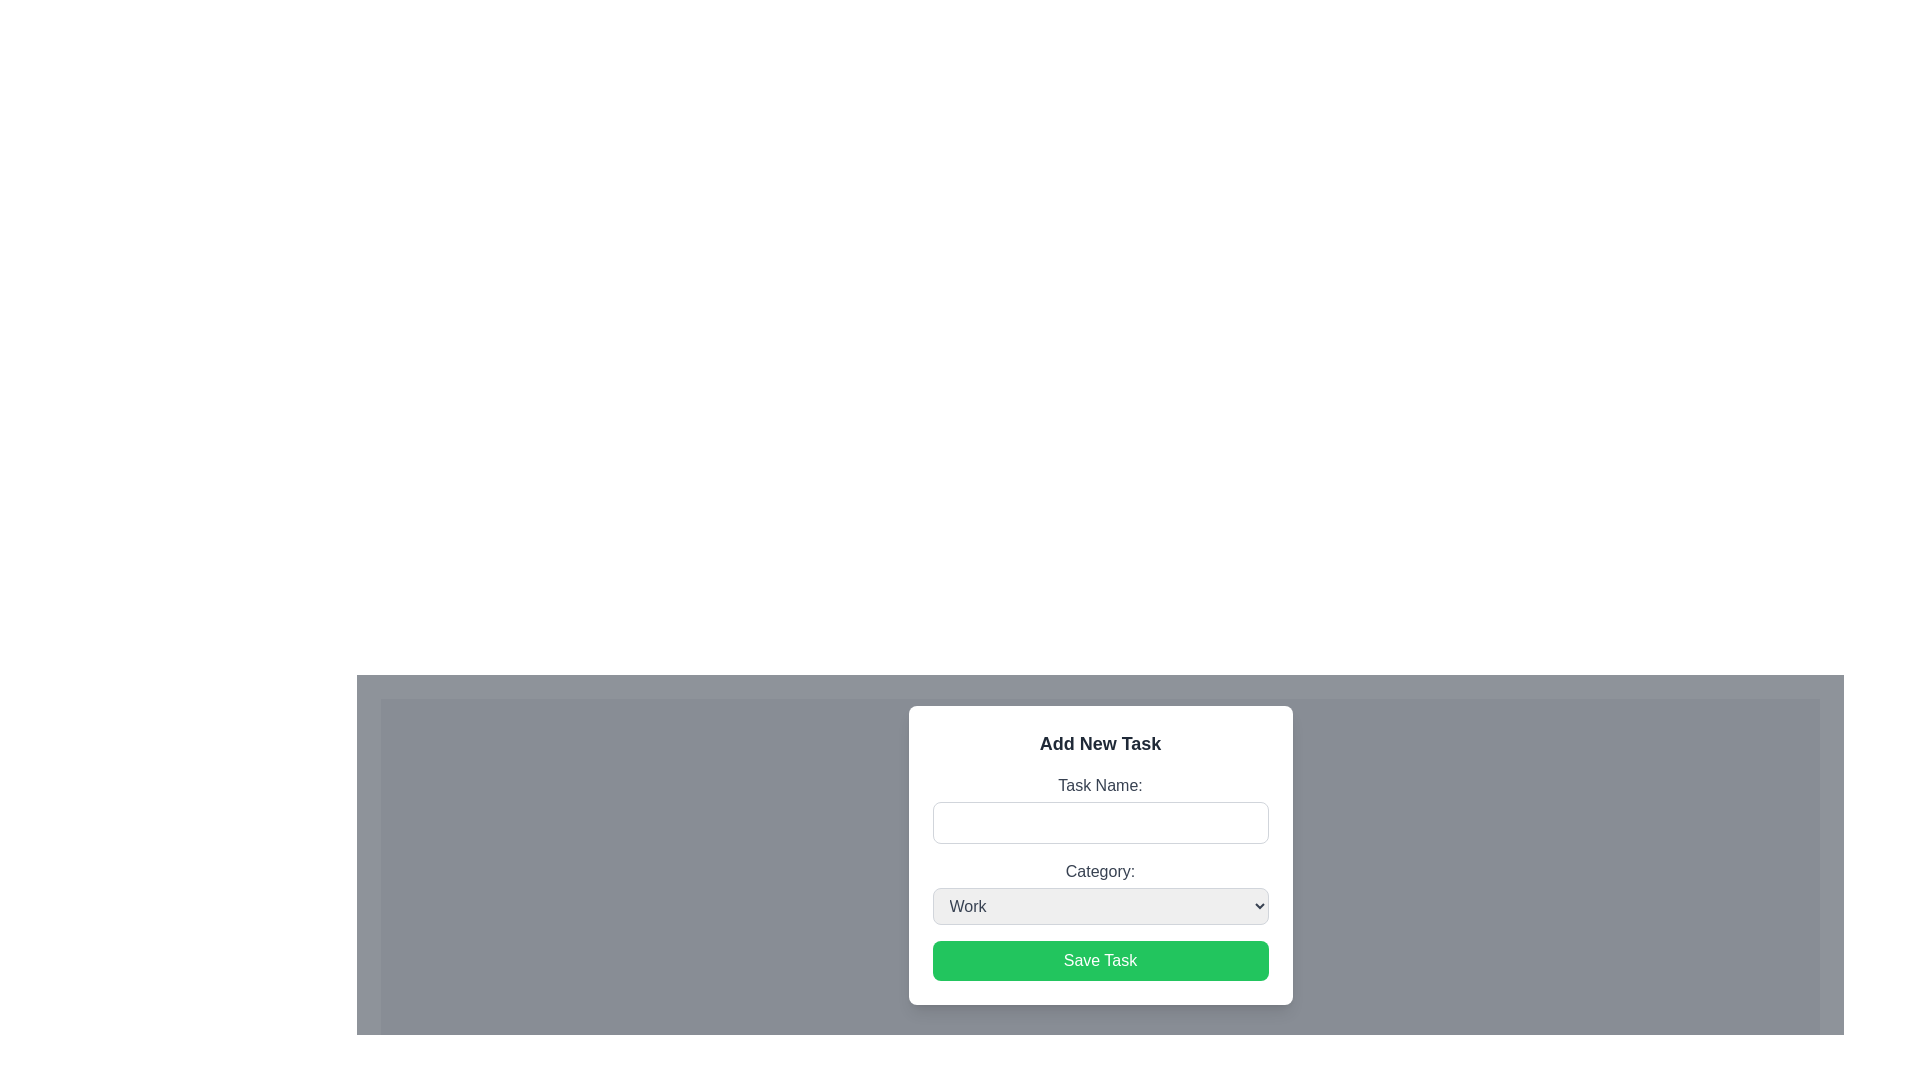 The height and width of the screenshot is (1080, 1920). I want to click on the input field labeled 'Task Name:' to focus on it within the 'Add New Task' dialog box, so click(1099, 807).